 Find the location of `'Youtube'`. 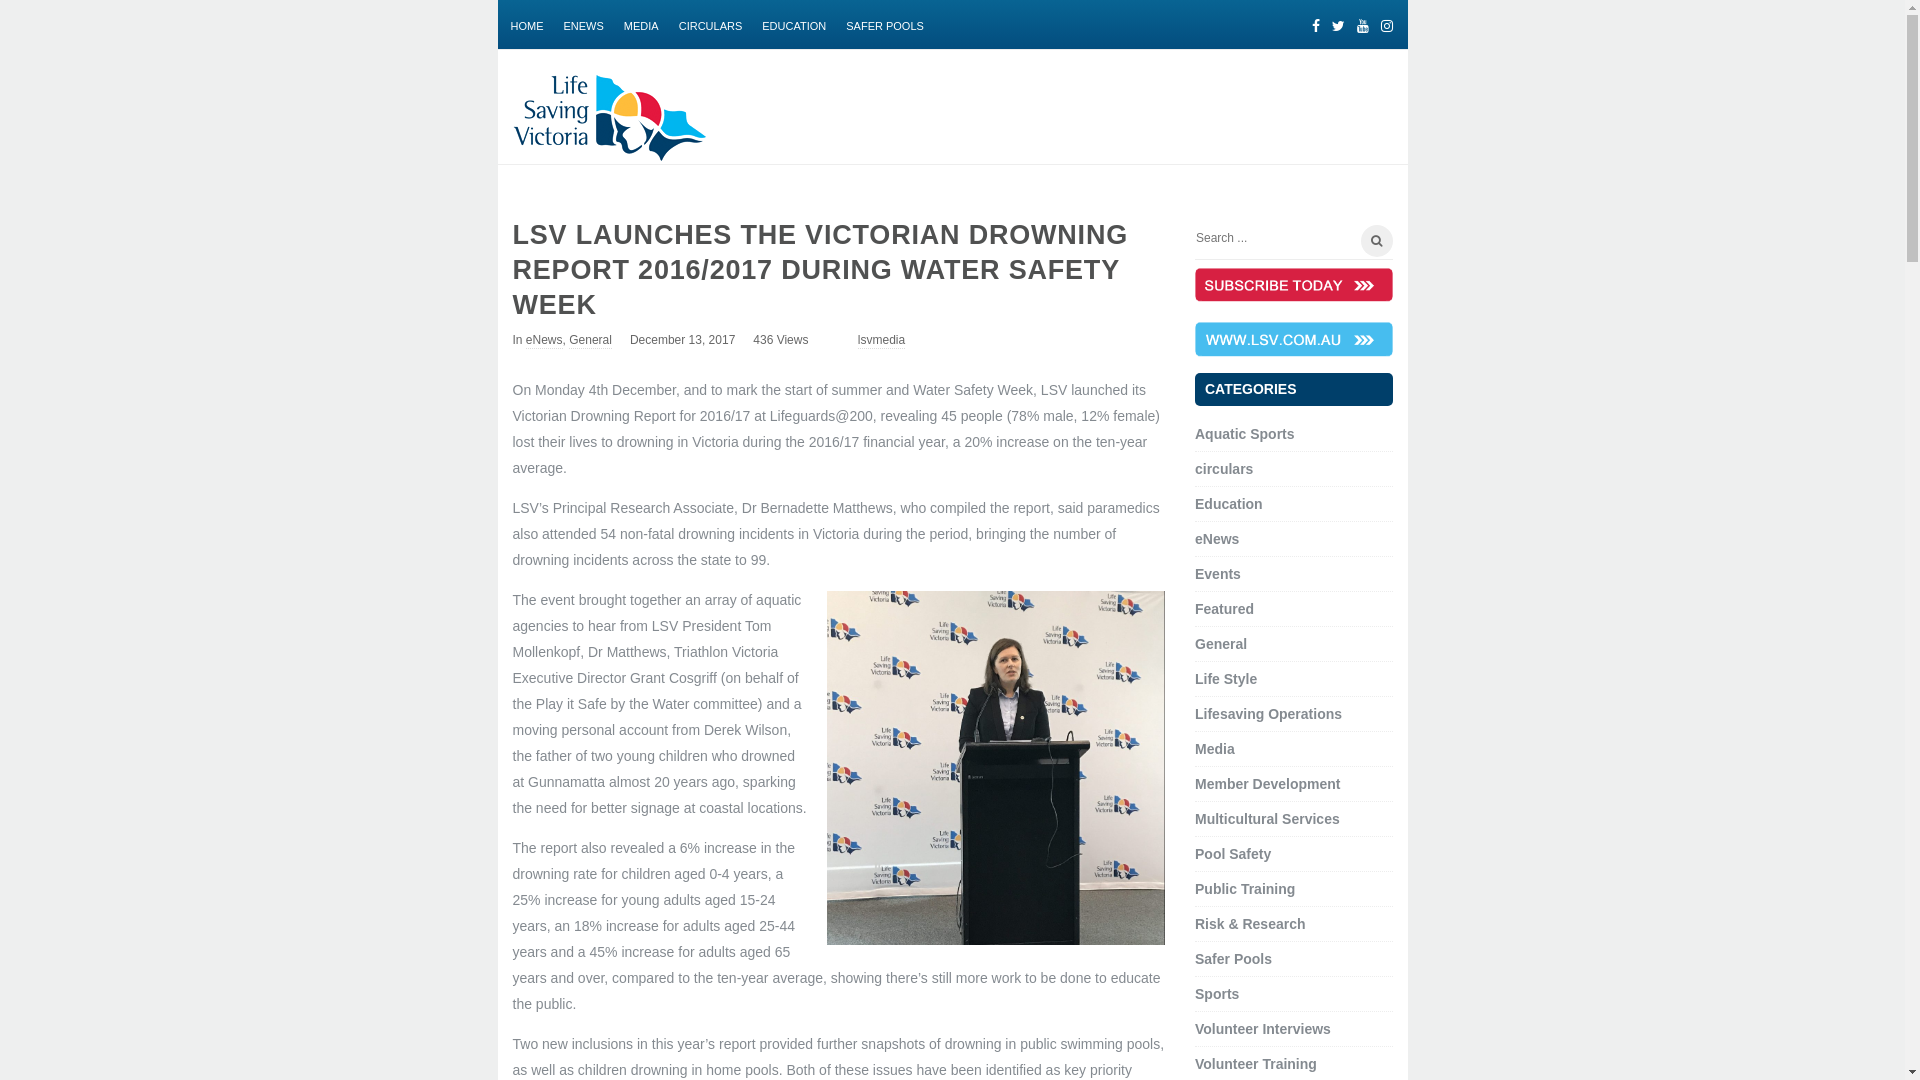

'Youtube' is located at coordinates (1361, 18).